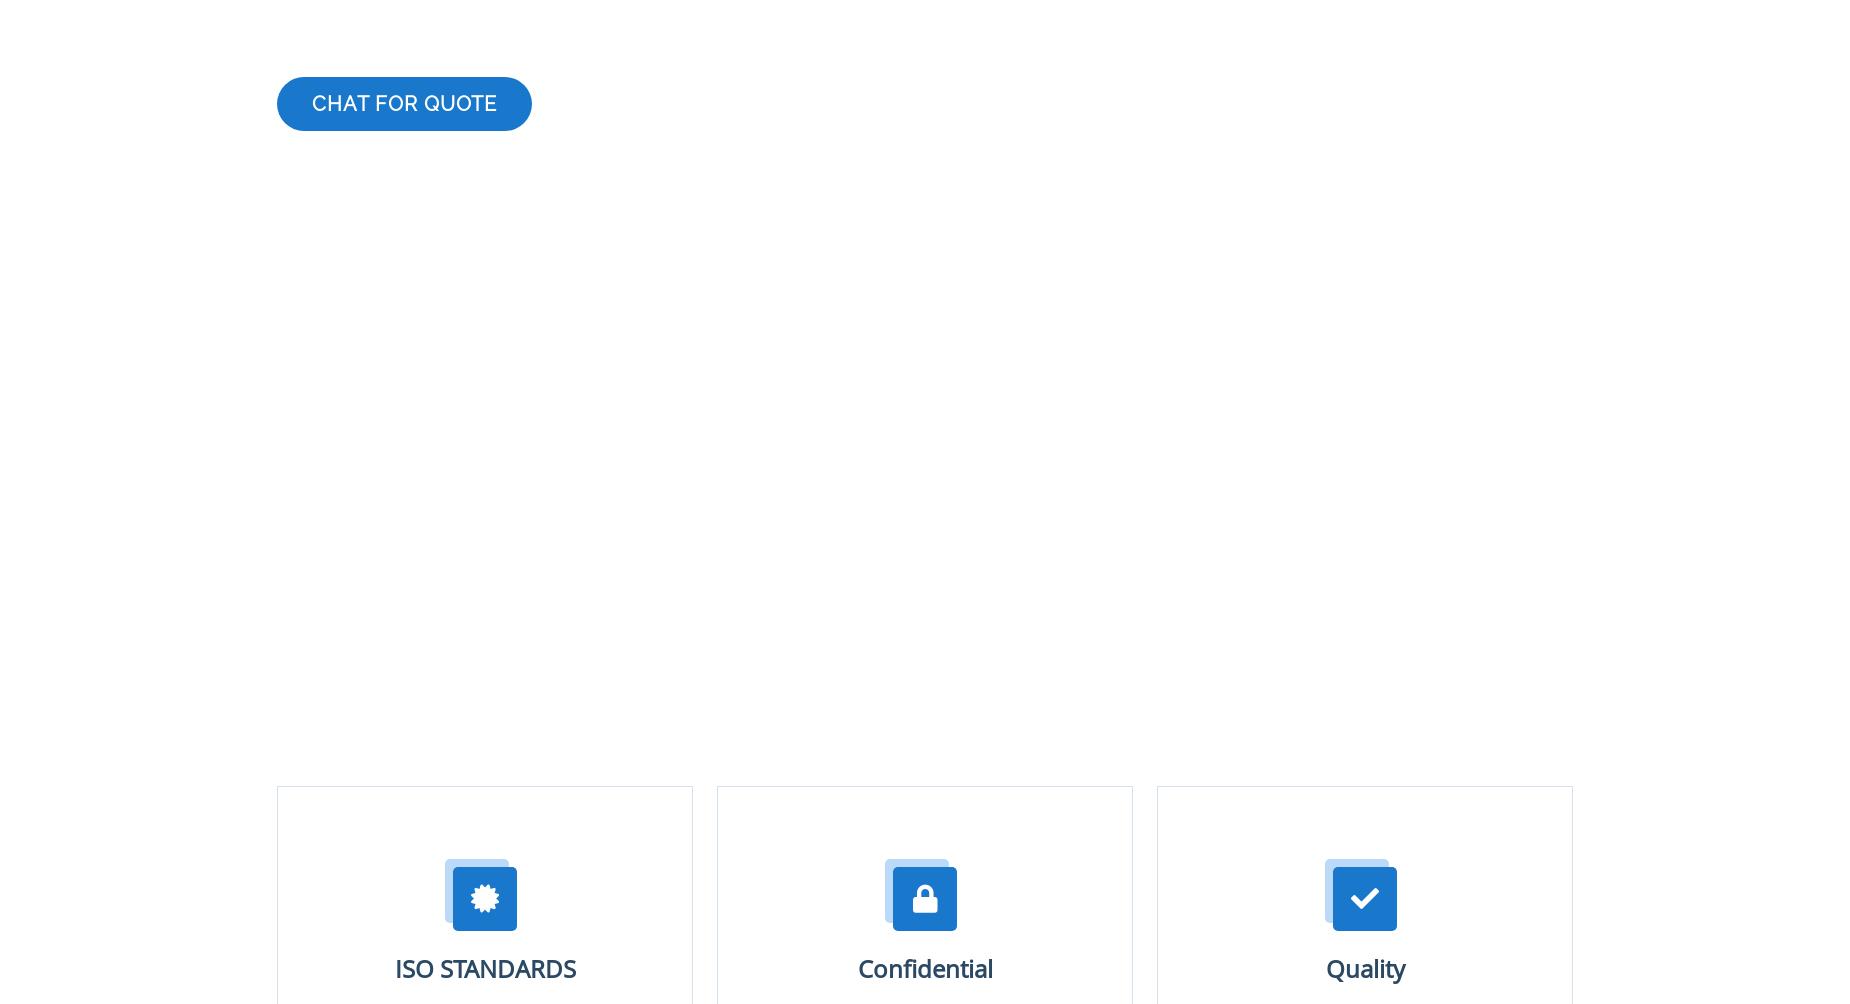 The image size is (1850, 1004). What do you see at coordinates (334, 733) in the screenshot?
I see `'Translation'` at bounding box center [334, 733].